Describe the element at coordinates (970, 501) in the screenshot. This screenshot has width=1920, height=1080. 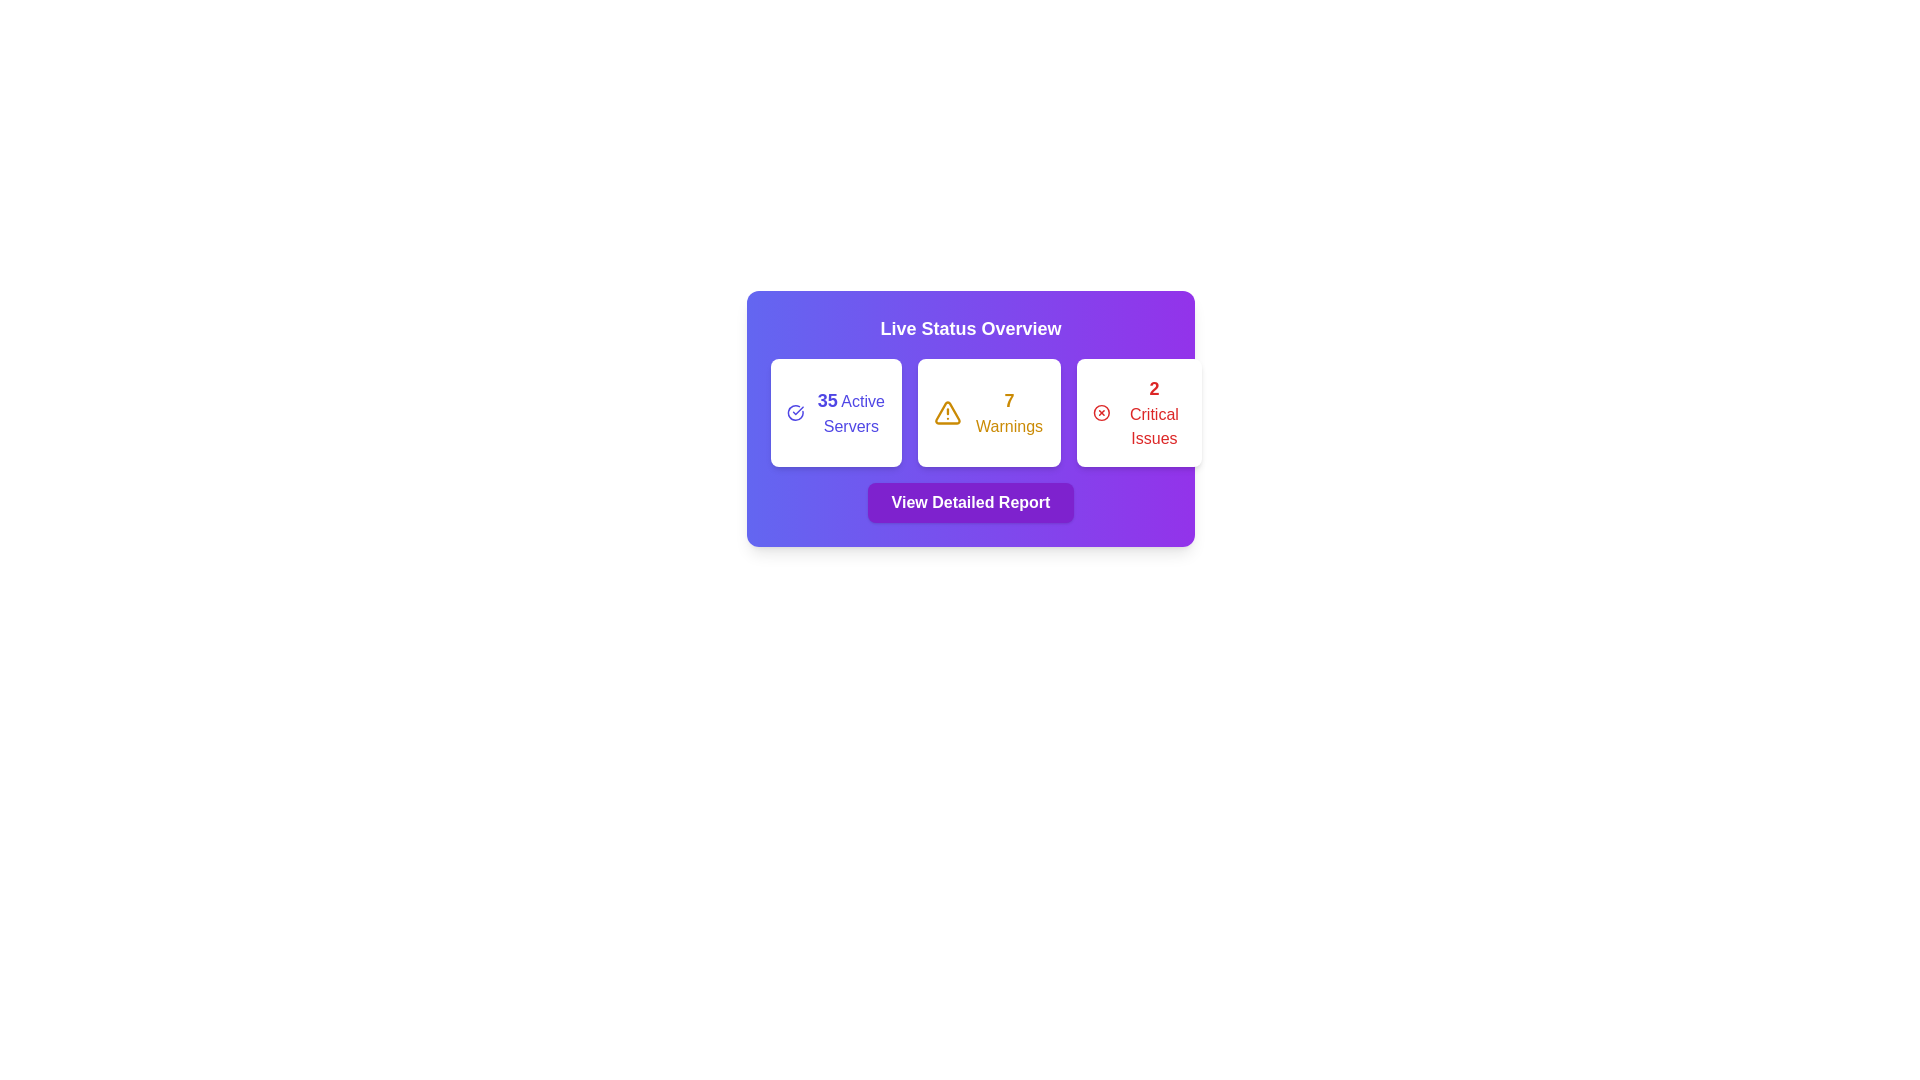
I see `the 'View Detailed Report' button with a purple background and white text located at the center-bottom of the server statistics card` at that location.